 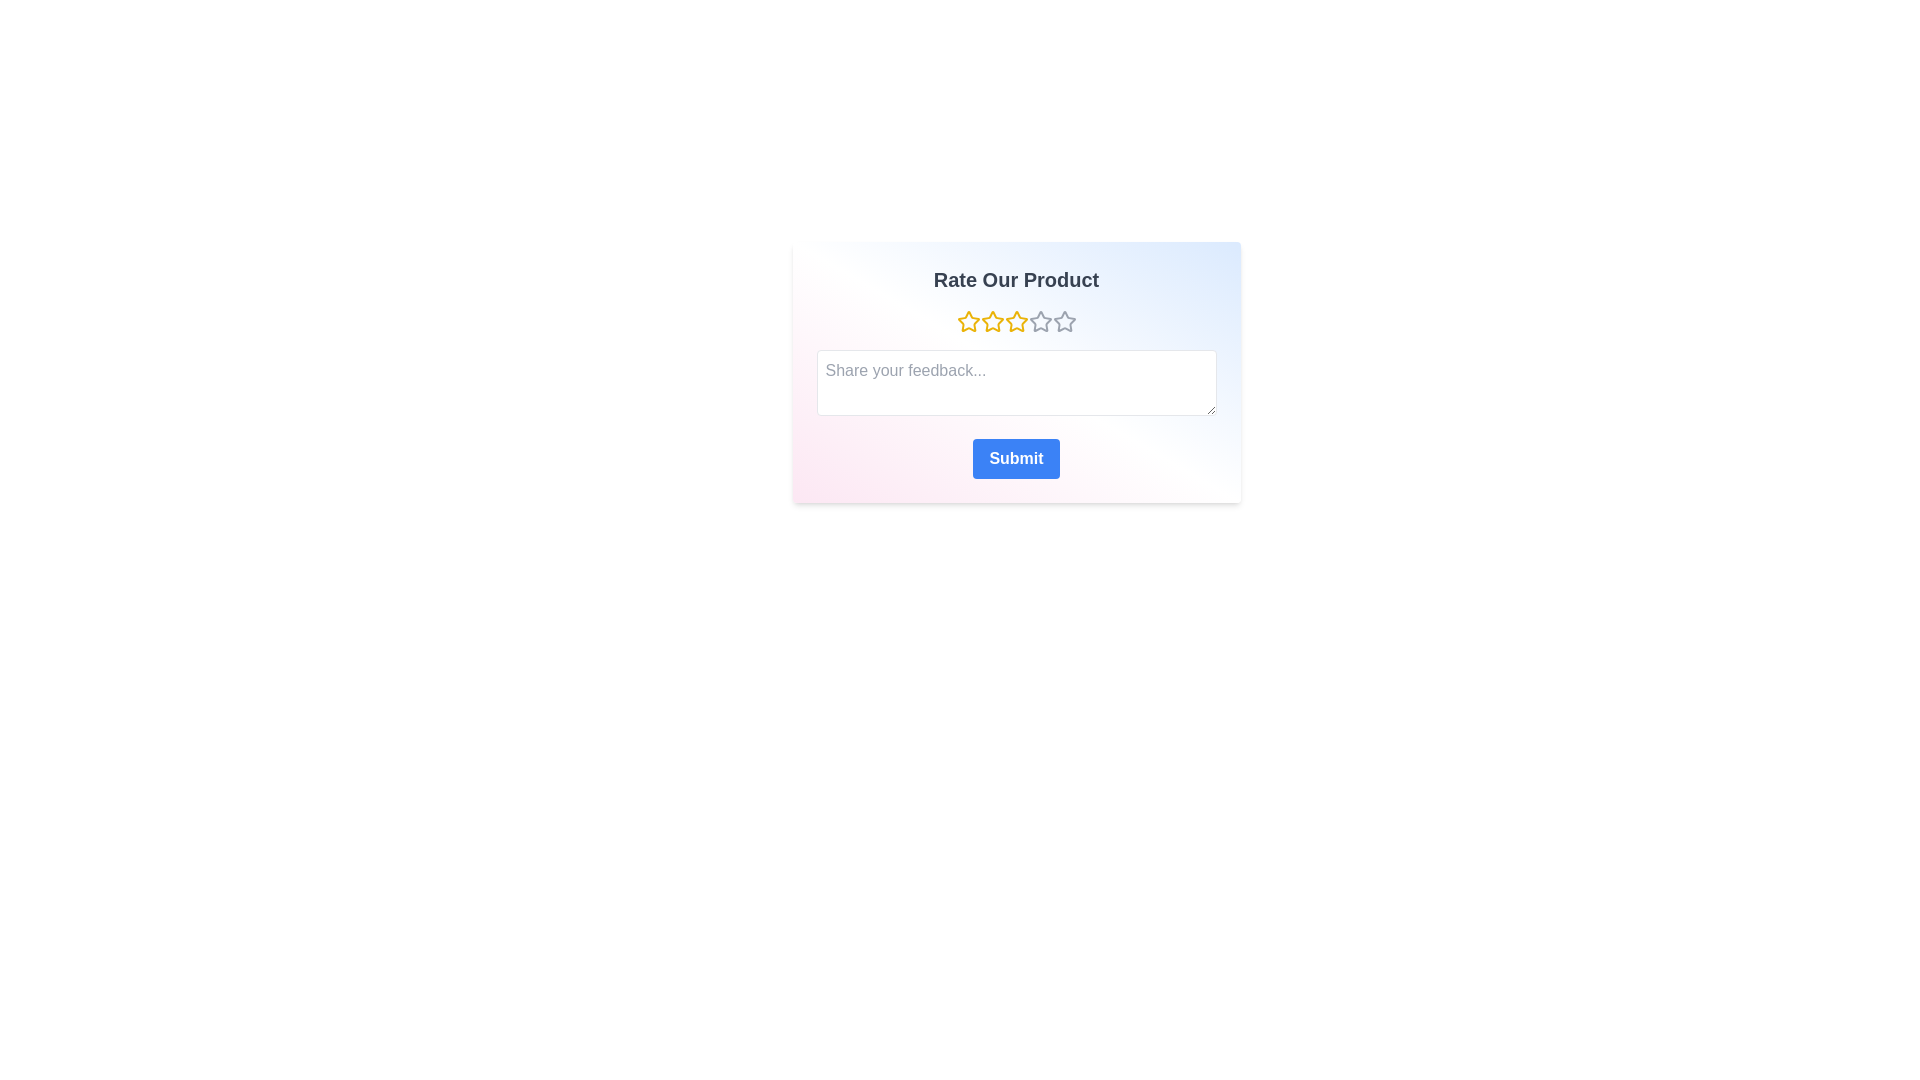 What do you see at coordinates (1063, 320) in the screenshot?
I see `the star representing 5 to set the rating` at bounding box center [1063, 320].